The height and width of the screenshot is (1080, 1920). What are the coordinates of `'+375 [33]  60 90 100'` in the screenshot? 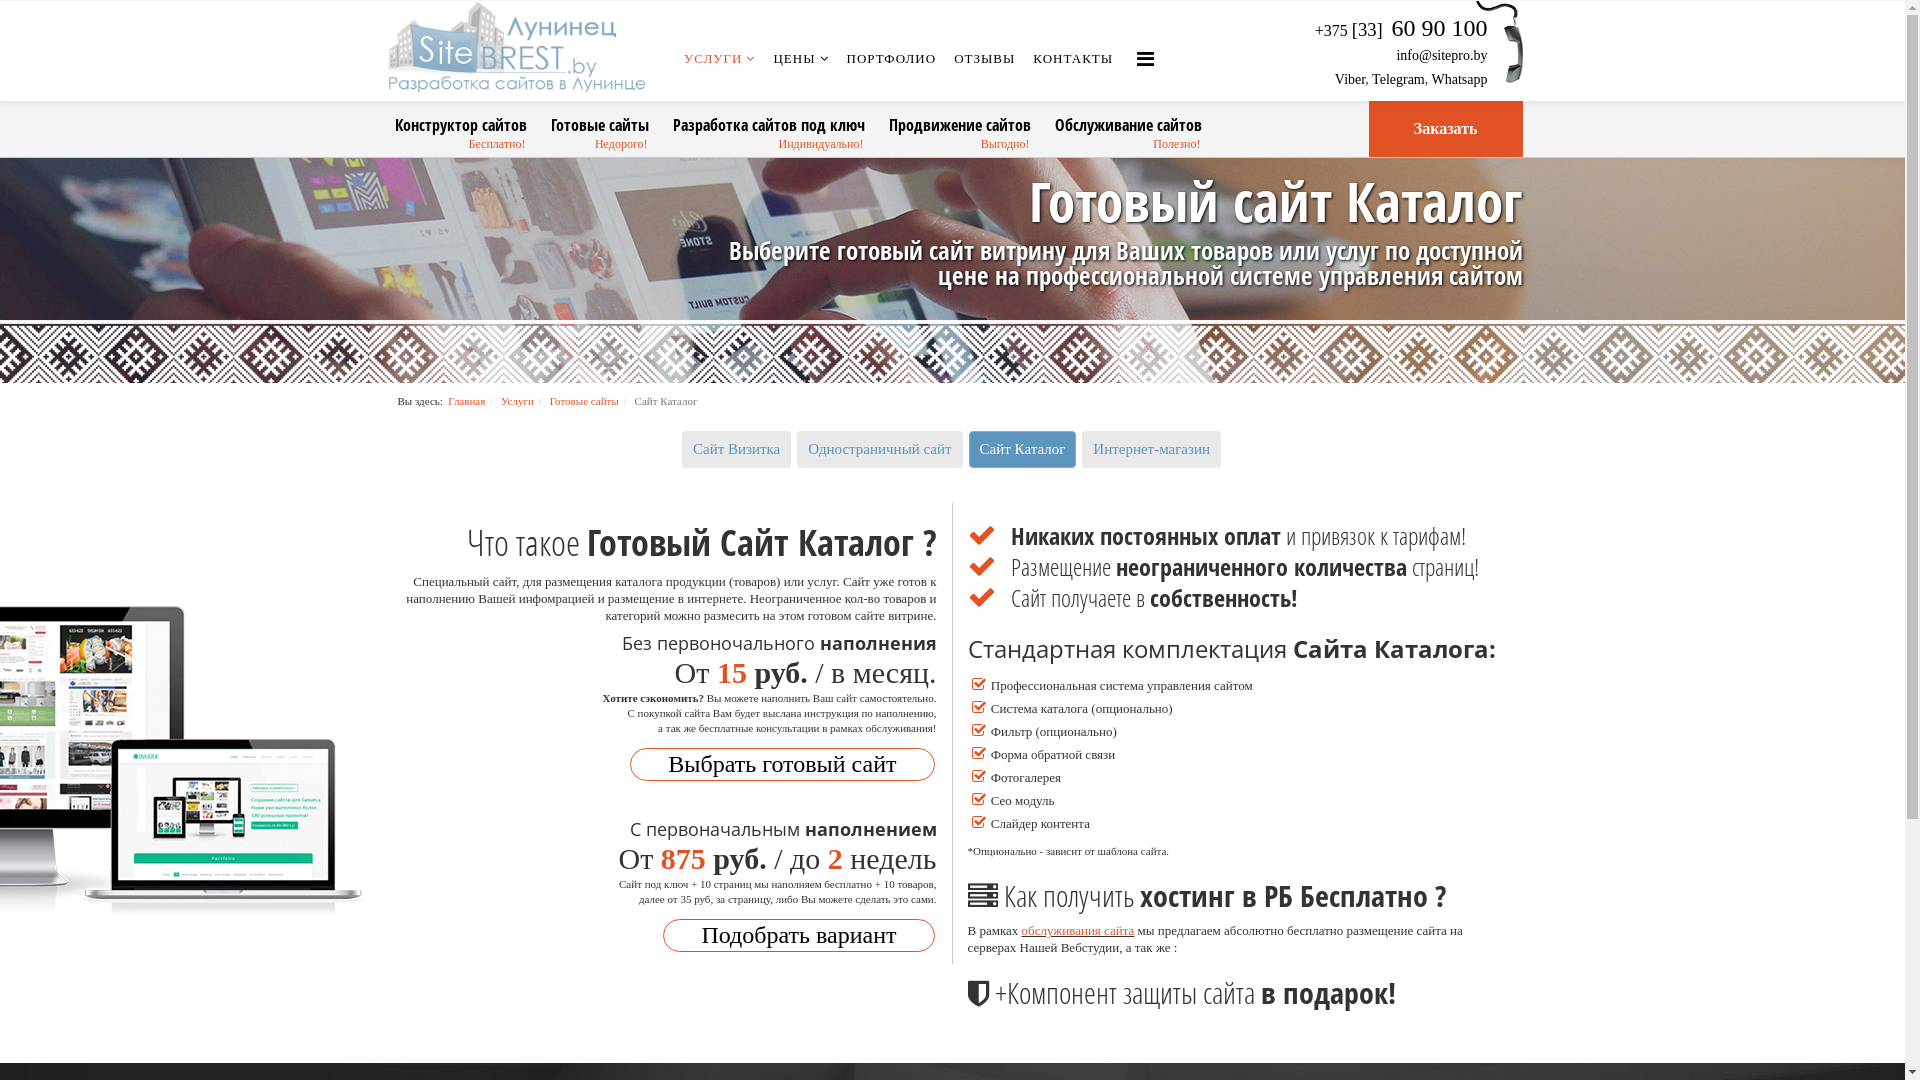 It's located at (1400, 30).